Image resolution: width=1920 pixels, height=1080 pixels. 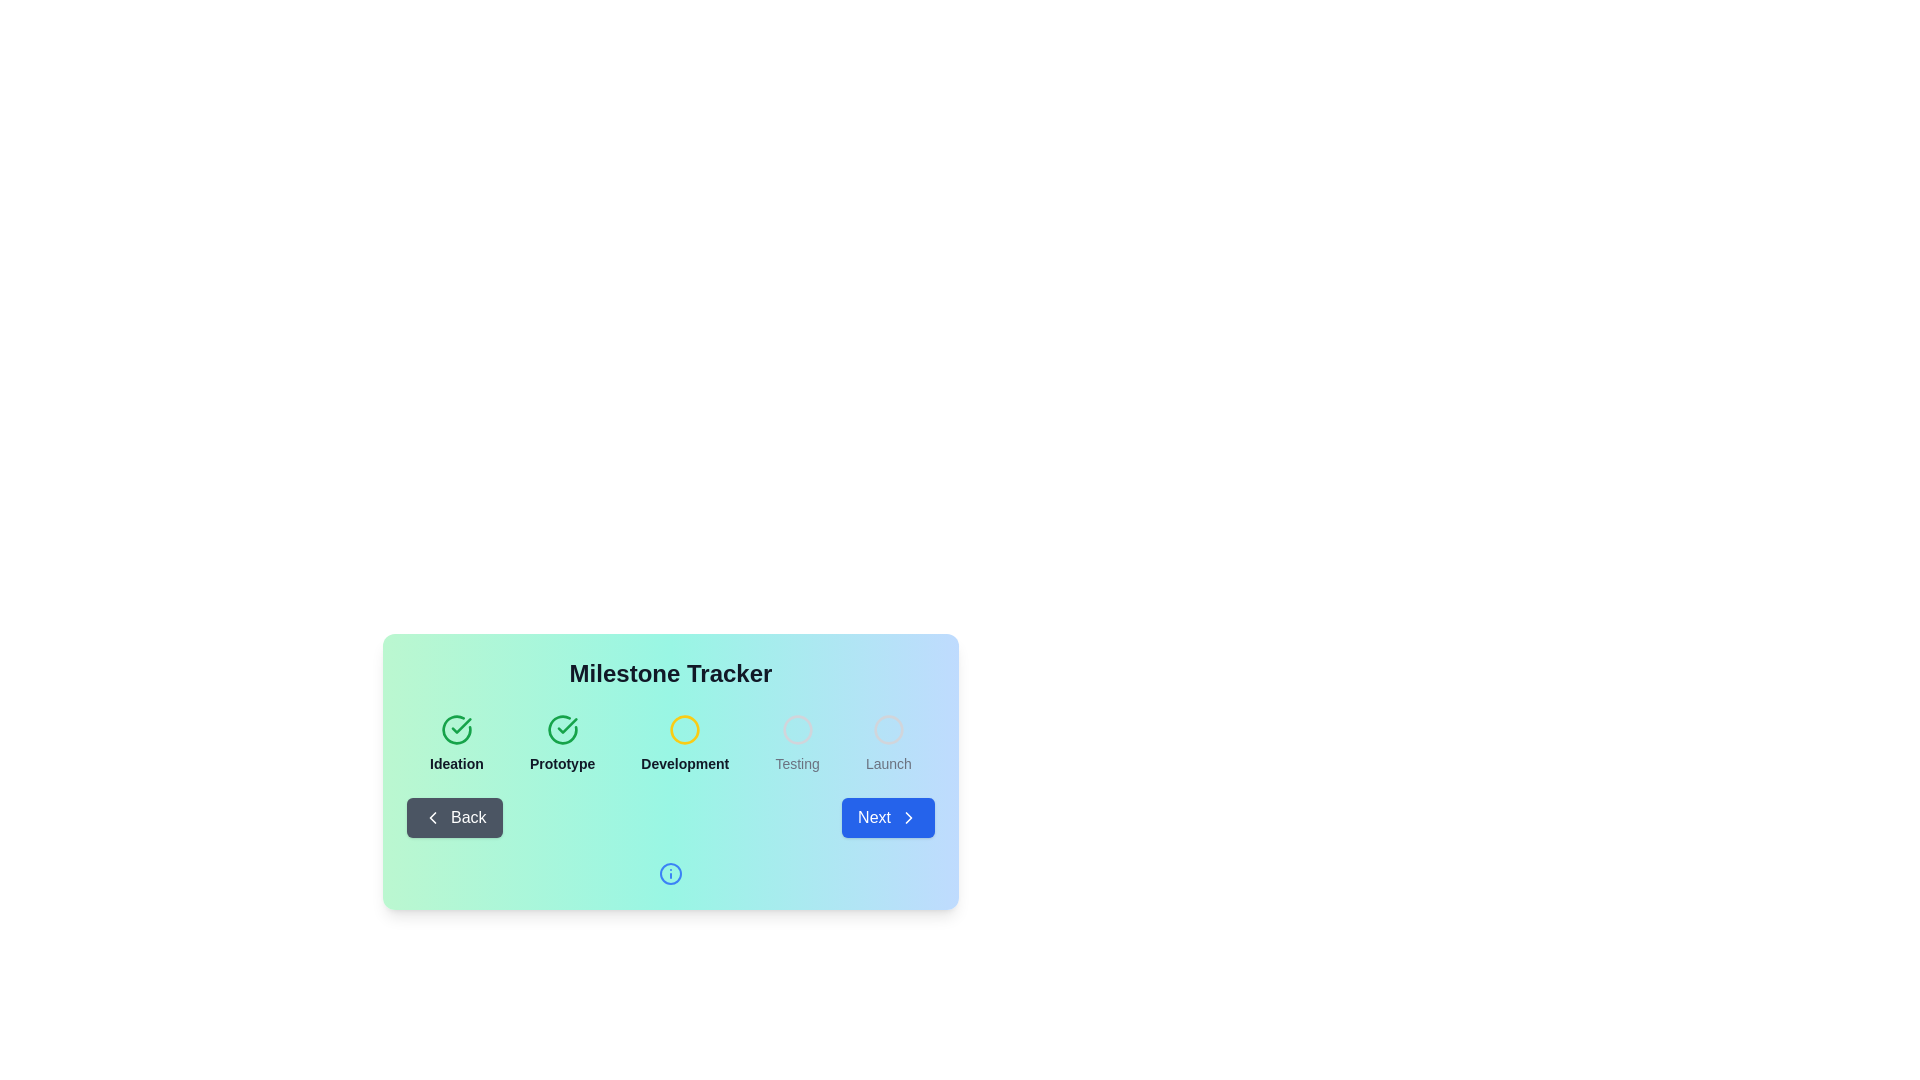 I want to click on text label displaying 'Prototype' in bold and small font size, styled in black color, located beneath the green checkmark icon in the milestone tracker interface, so click(x=561, y=763).